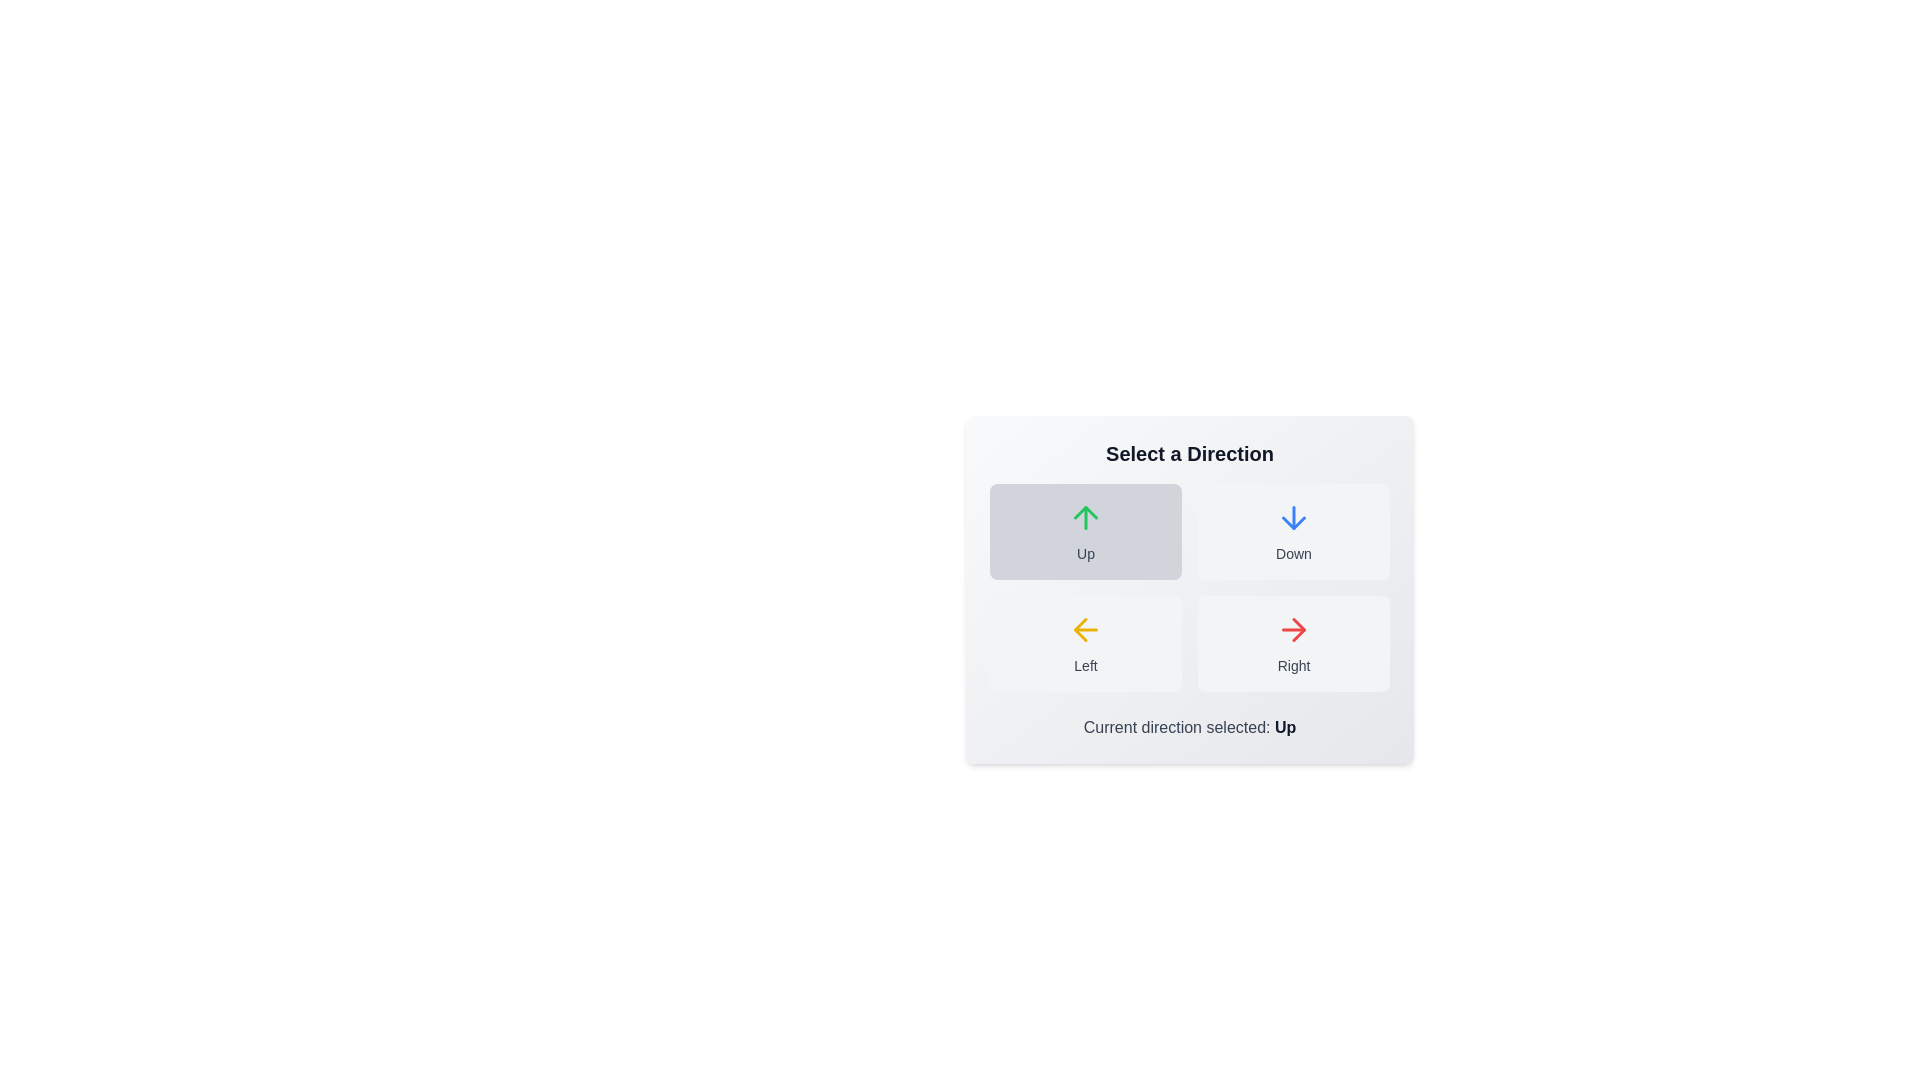  What do you see at coordinates (1294, 644) in the screenshot?
I see `the button labeled Right to observe its hover effect` at bounding box center [1294, 644].